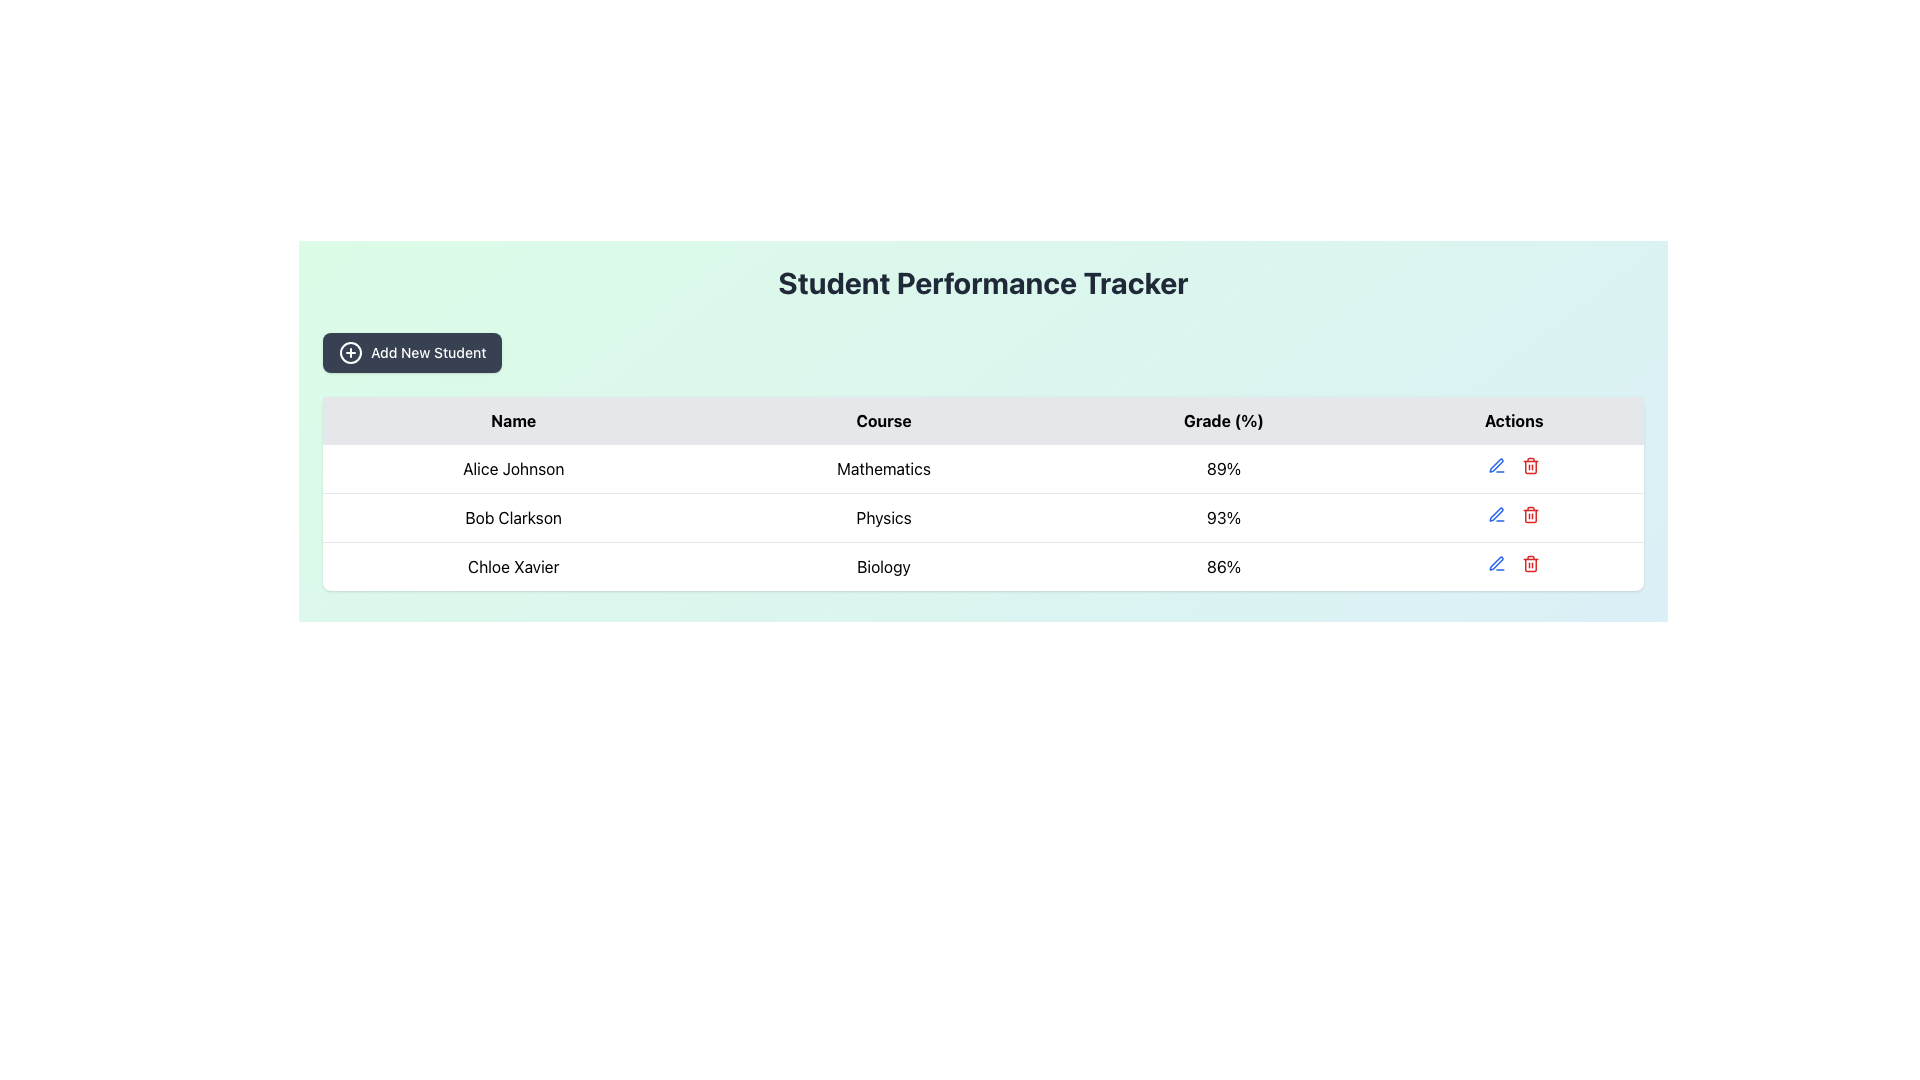  What do you see at coordinates (1530, 514) in the screenshot?
I see `the delete icon in the 'Actions' column of the third row` at bounding box center [1530, 514].